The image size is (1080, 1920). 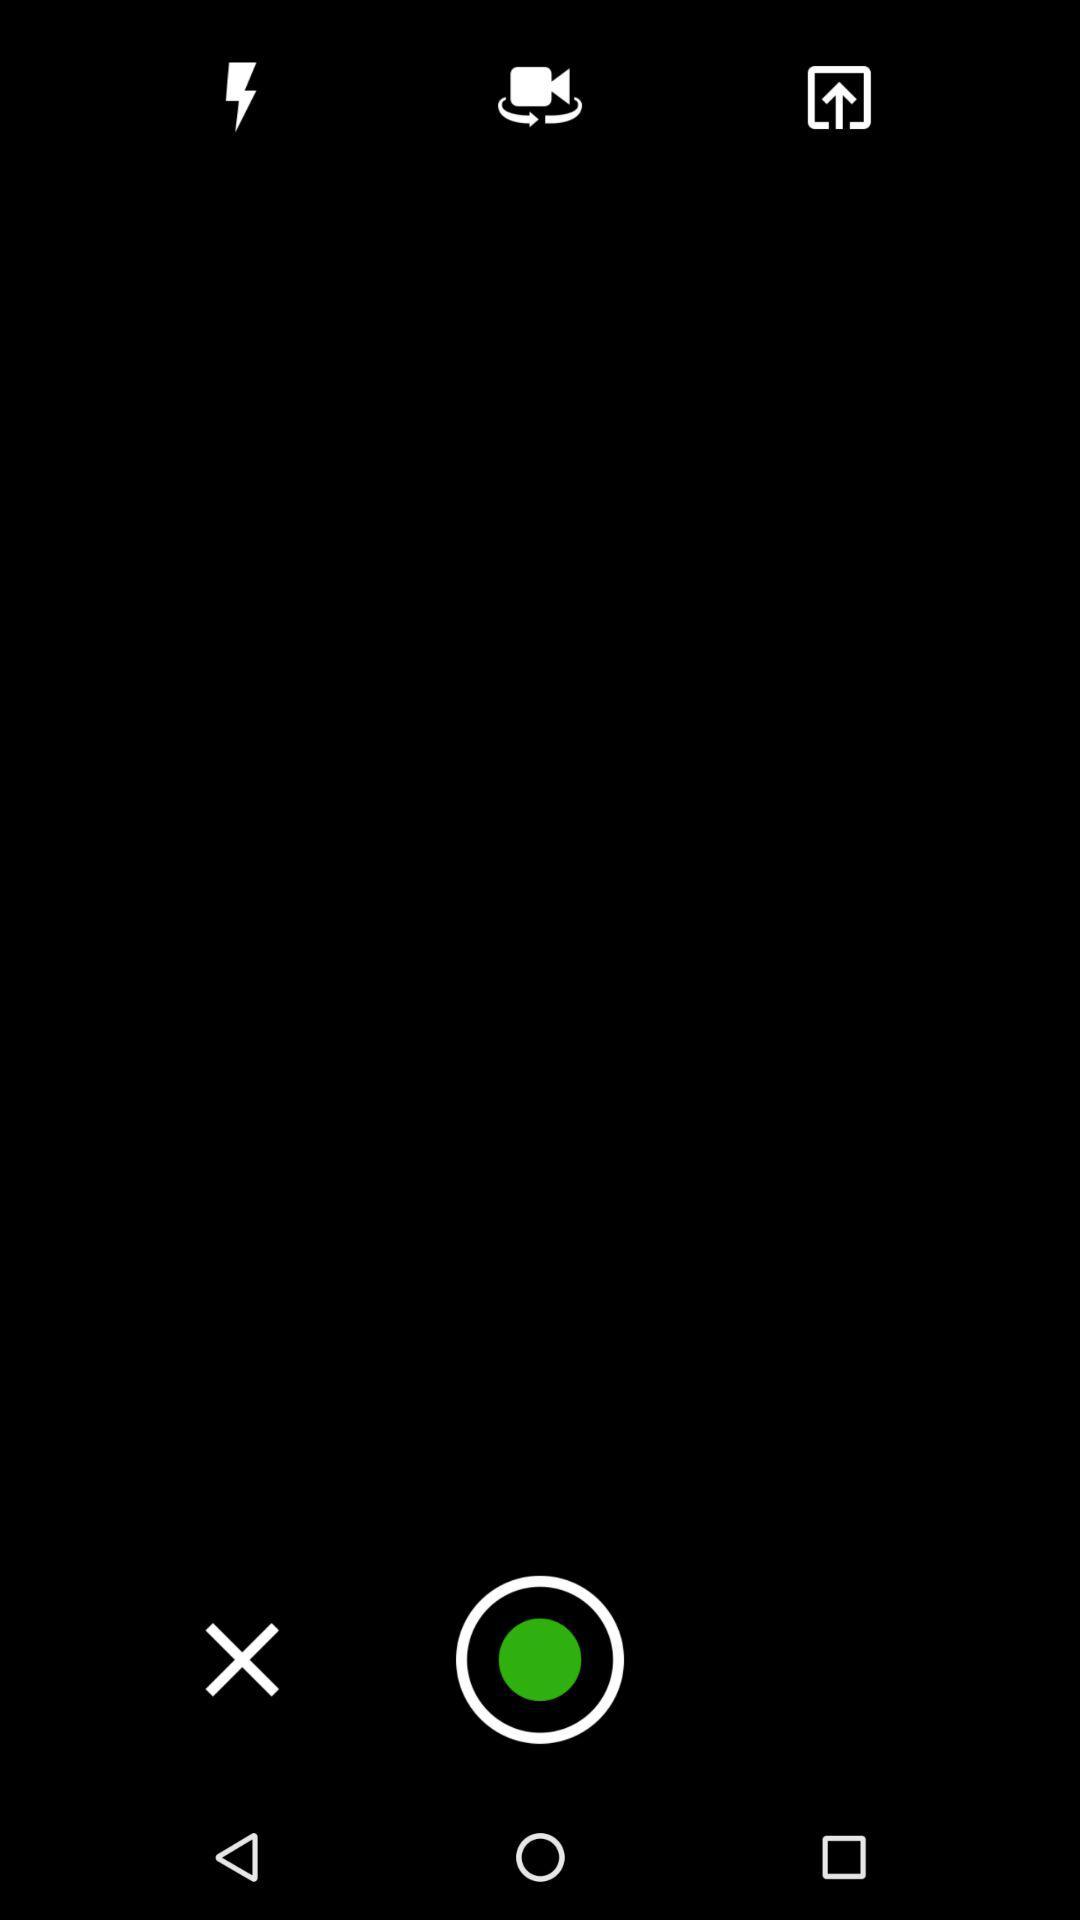 I want to click on the item at the top, so click(x=540, y=96).